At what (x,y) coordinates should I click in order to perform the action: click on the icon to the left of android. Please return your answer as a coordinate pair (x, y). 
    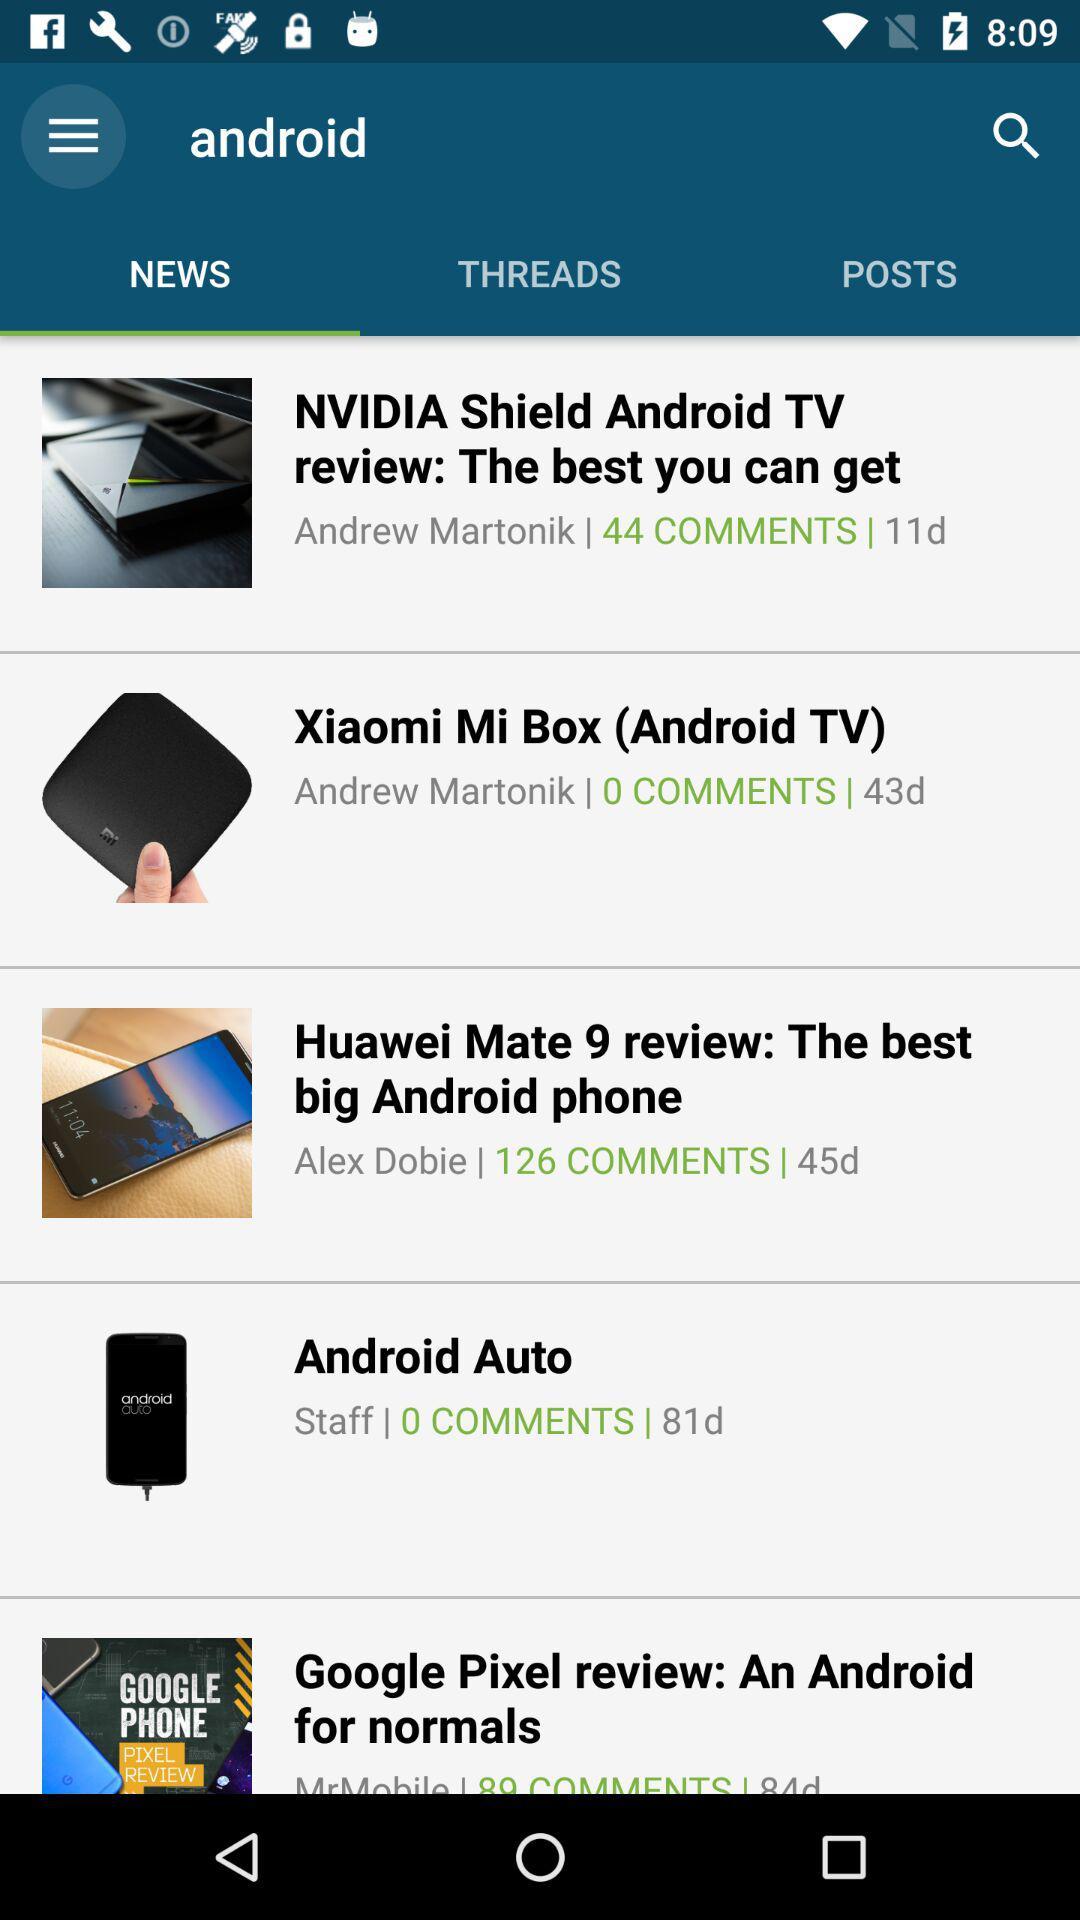
    Looking at the image, I should click on (72, 135).